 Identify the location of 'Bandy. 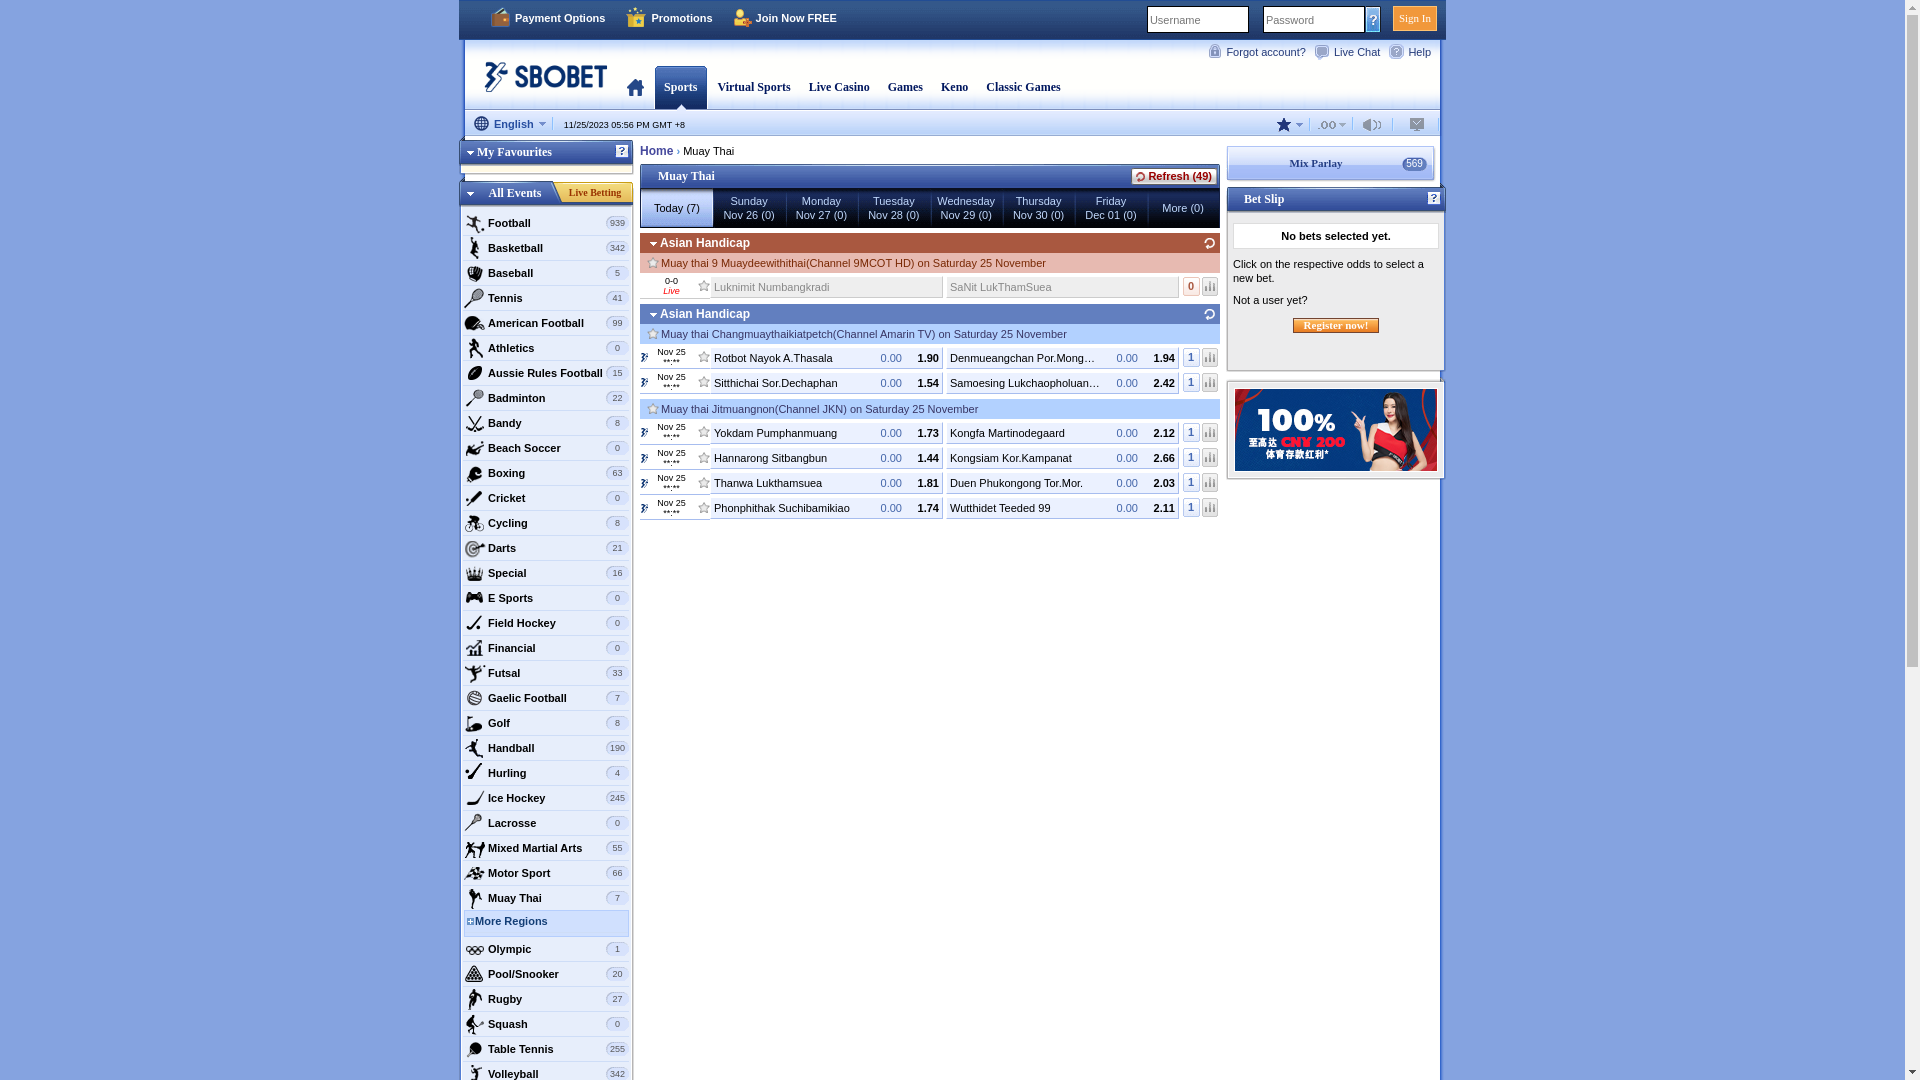
(546, 422).